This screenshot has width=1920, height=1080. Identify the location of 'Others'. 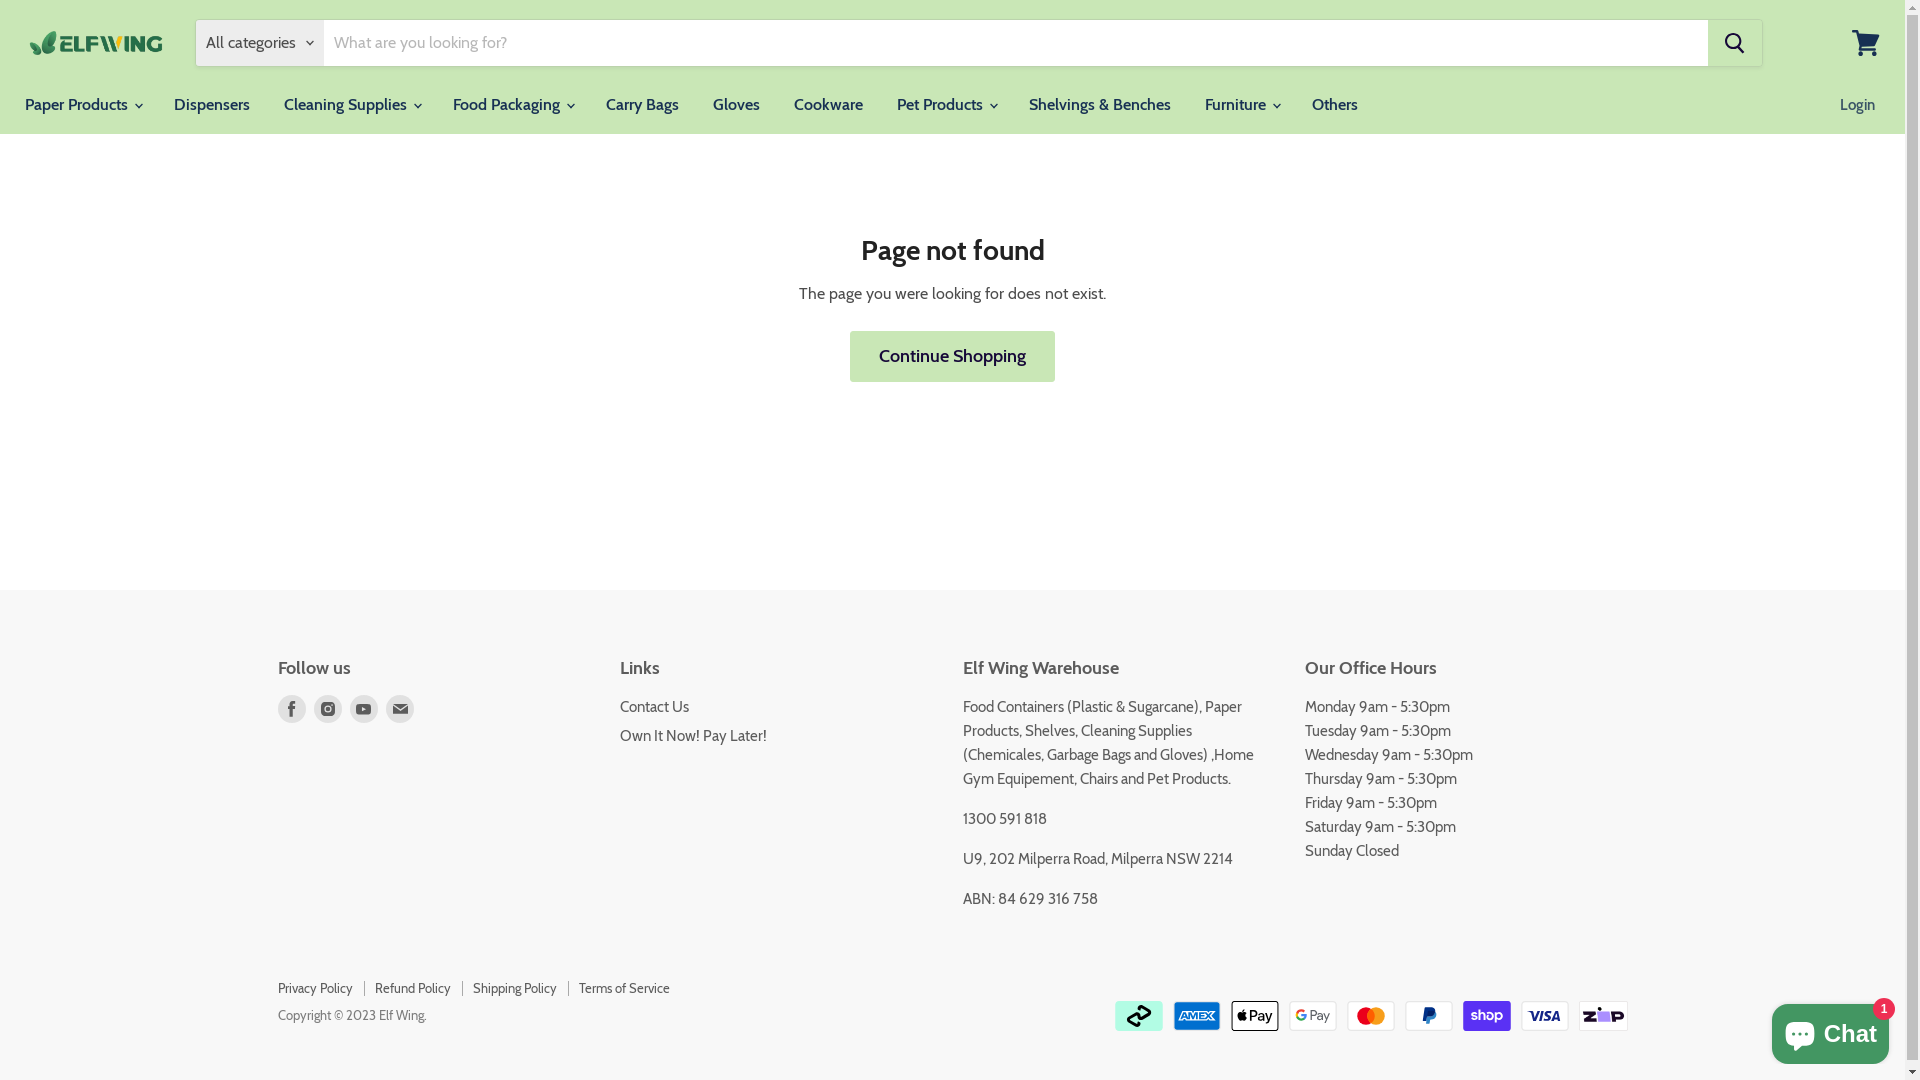
(1334, 104).